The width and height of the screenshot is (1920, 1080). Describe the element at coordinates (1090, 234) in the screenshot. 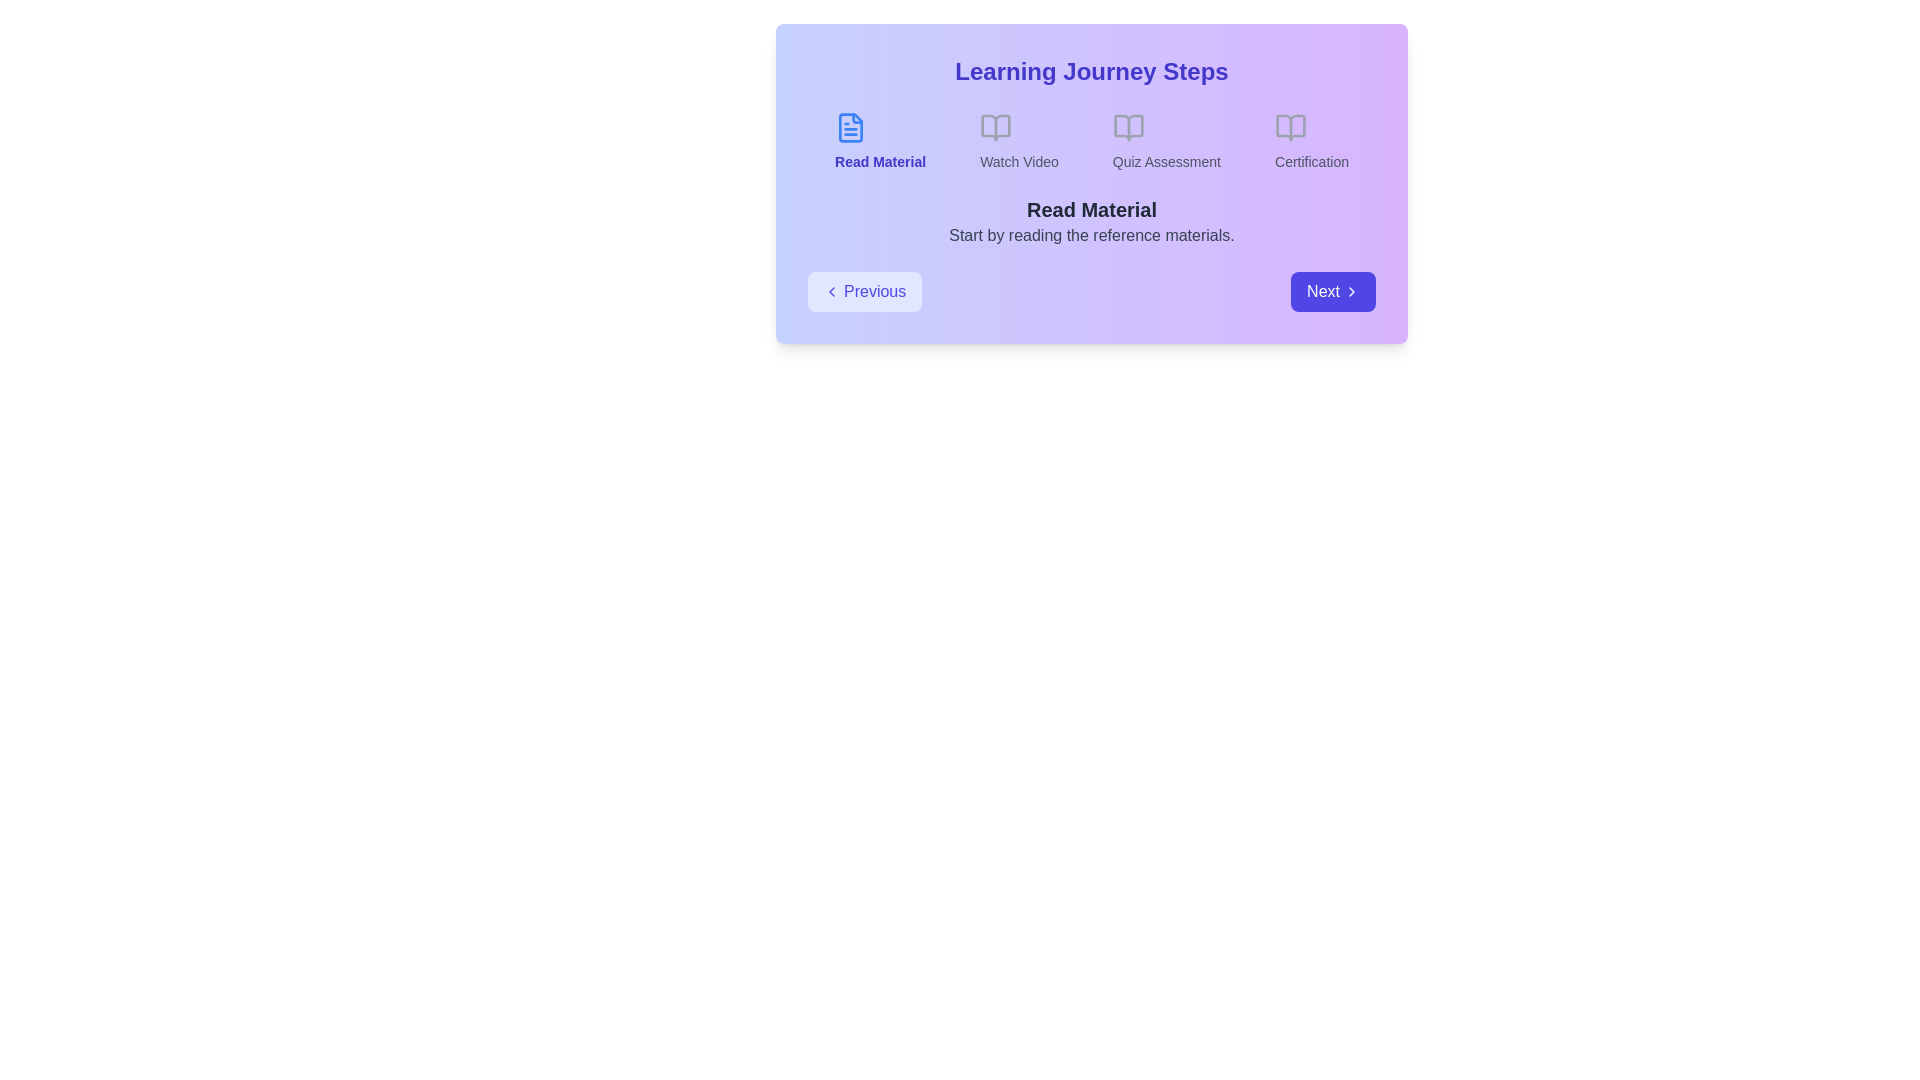

I see `the text element displaying 'Start by reading the reference materials.' which is located directly below the title 'Read Material' in a light purple card layout` at that location.